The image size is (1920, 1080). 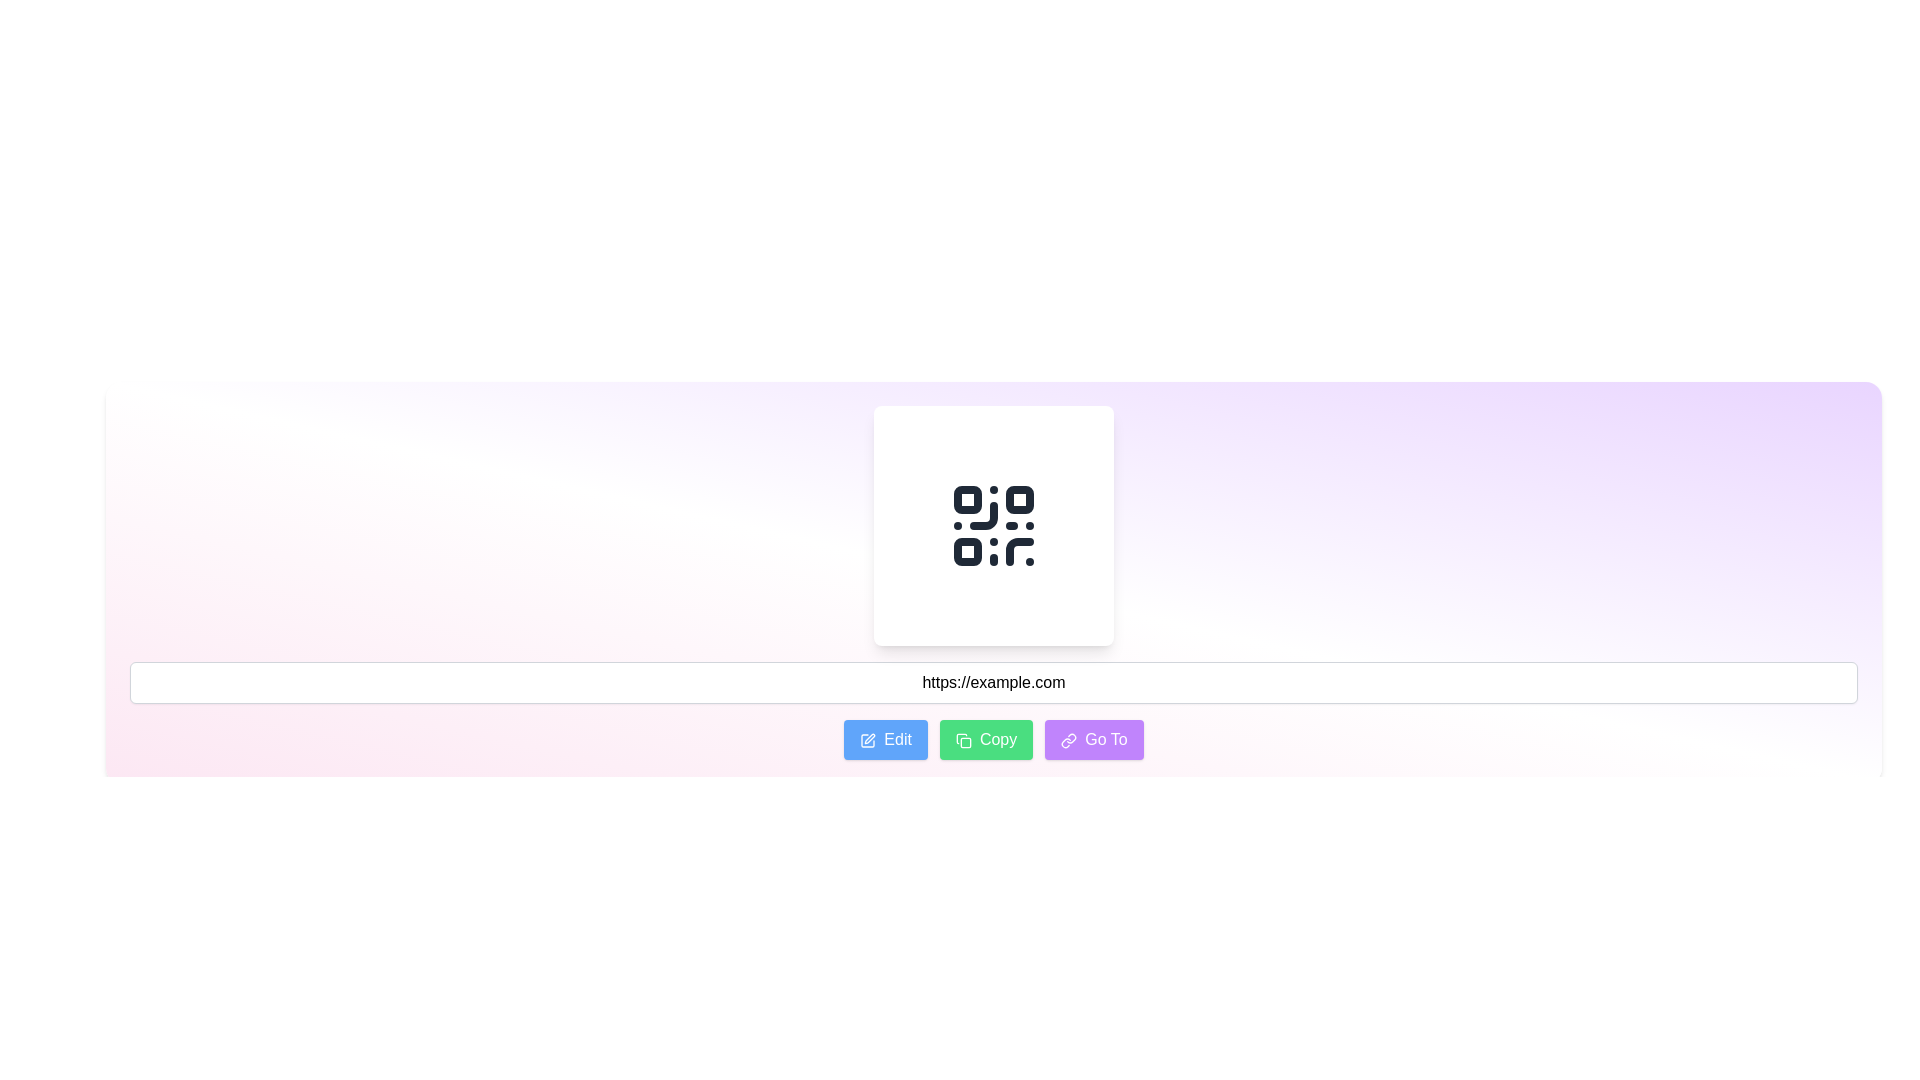 I want to click on the first button from the left in the horizontal group near the bottom center of the interface, so click(x=885, y=740).